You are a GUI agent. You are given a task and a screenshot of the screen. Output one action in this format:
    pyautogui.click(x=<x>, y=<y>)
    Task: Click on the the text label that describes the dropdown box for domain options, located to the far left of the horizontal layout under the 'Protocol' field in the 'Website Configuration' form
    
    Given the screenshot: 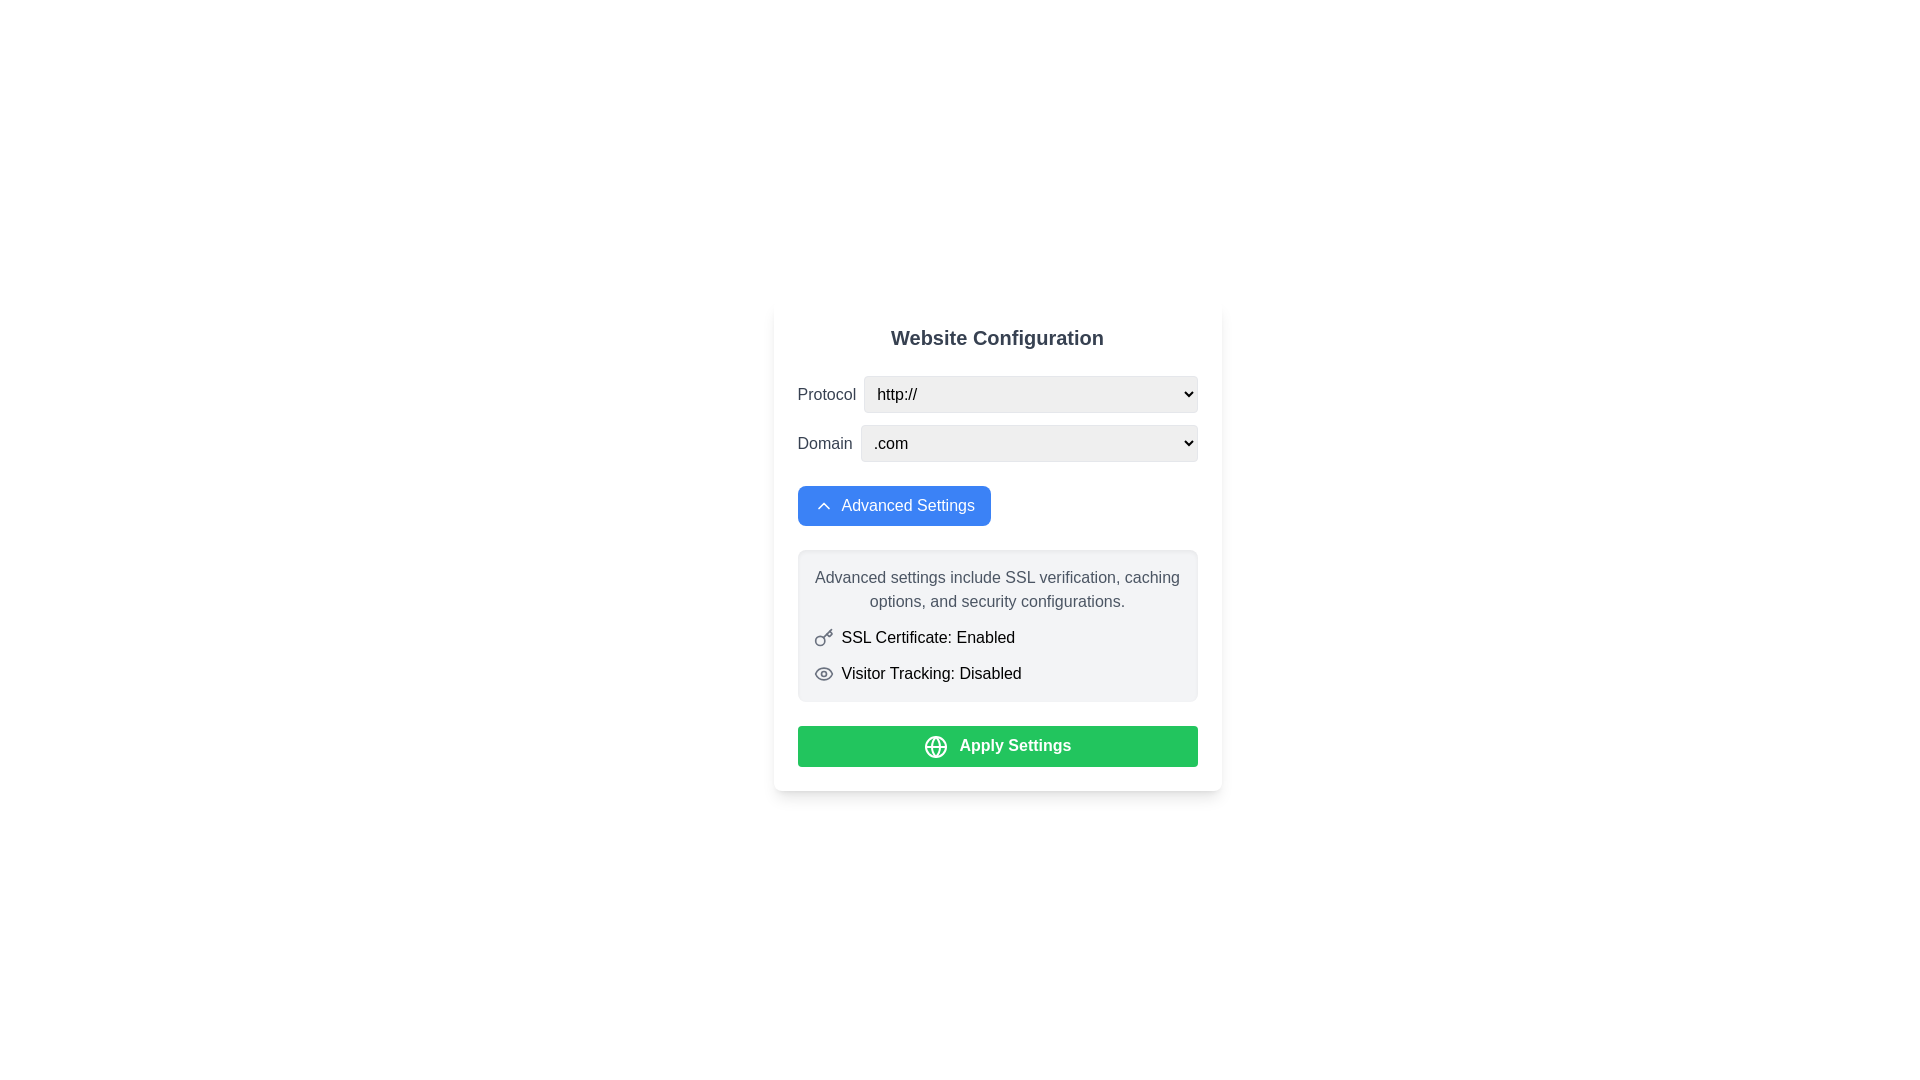 What is the action you would take?
    pyautogui.click(x=825, y=442)
    